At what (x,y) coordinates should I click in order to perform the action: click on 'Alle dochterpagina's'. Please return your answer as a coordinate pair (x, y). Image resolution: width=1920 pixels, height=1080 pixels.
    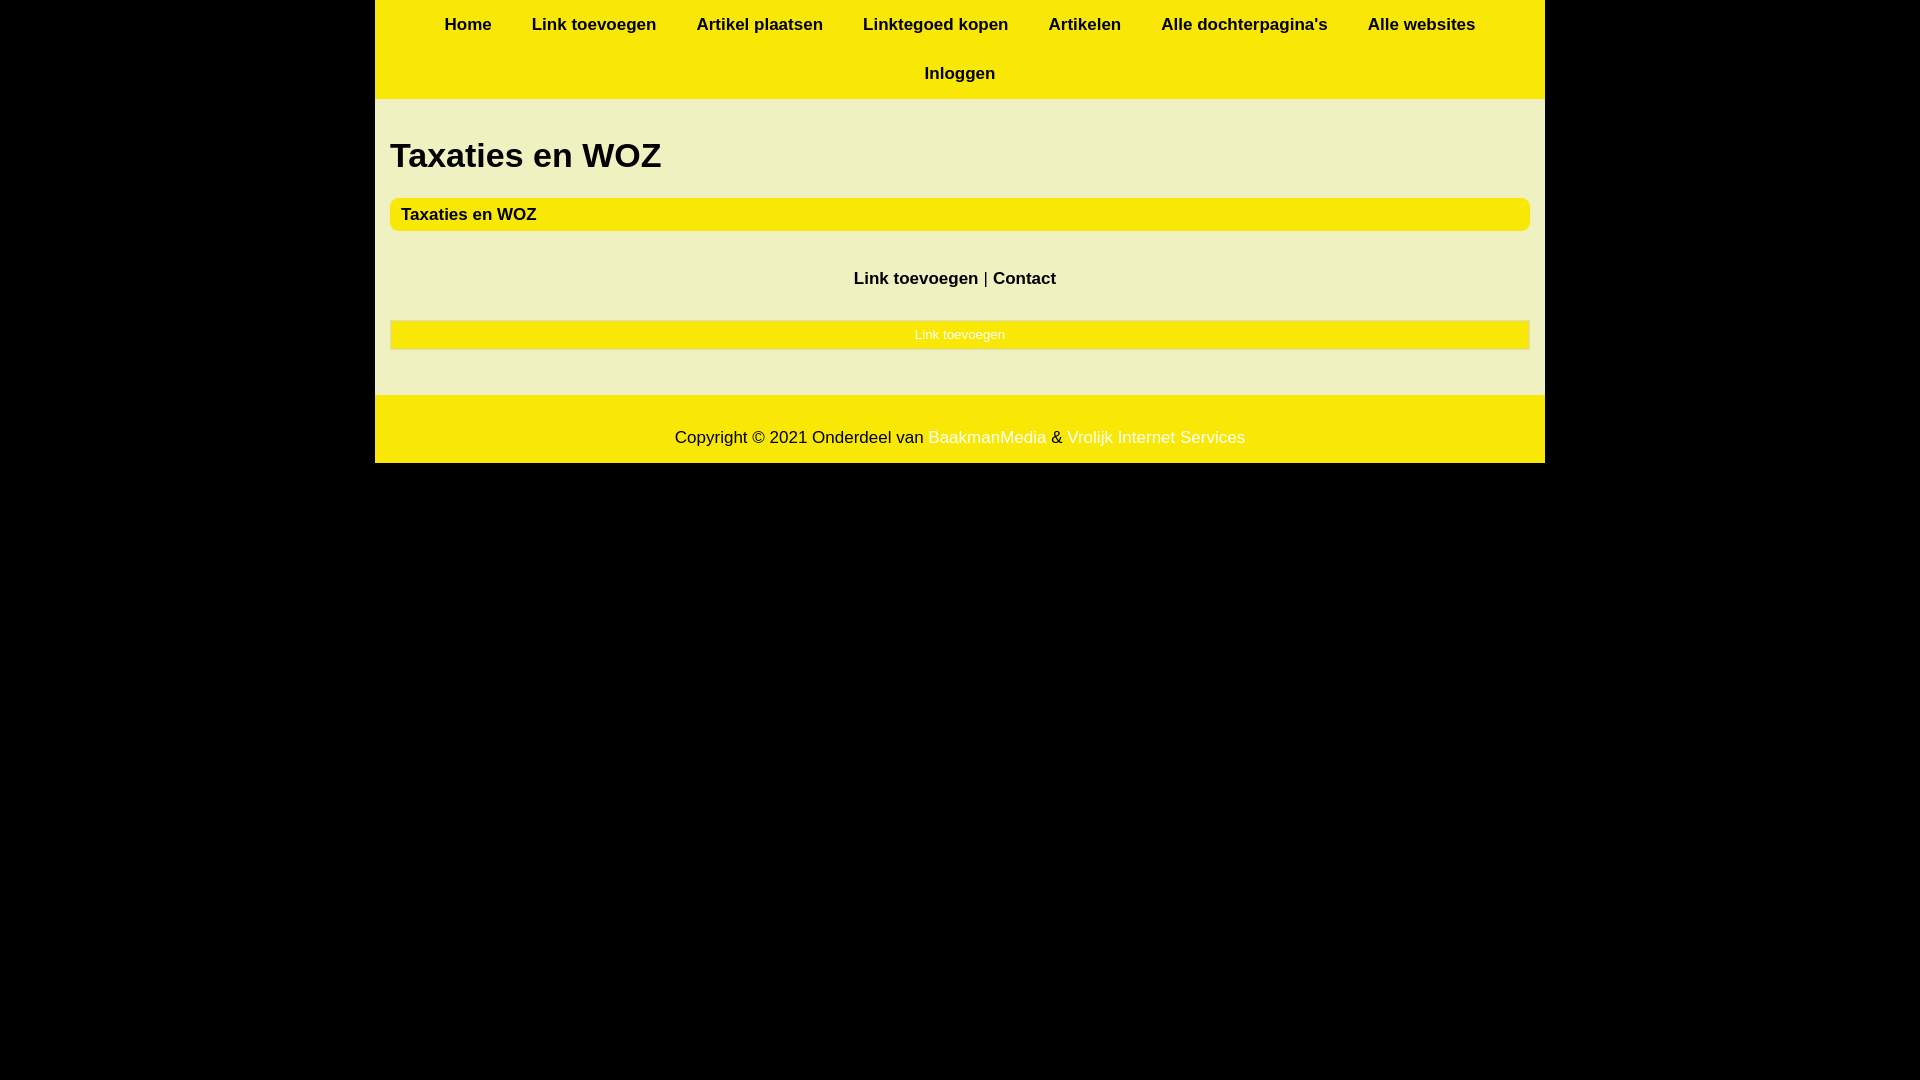
    Looking at the image, I should click on (1243, 24).